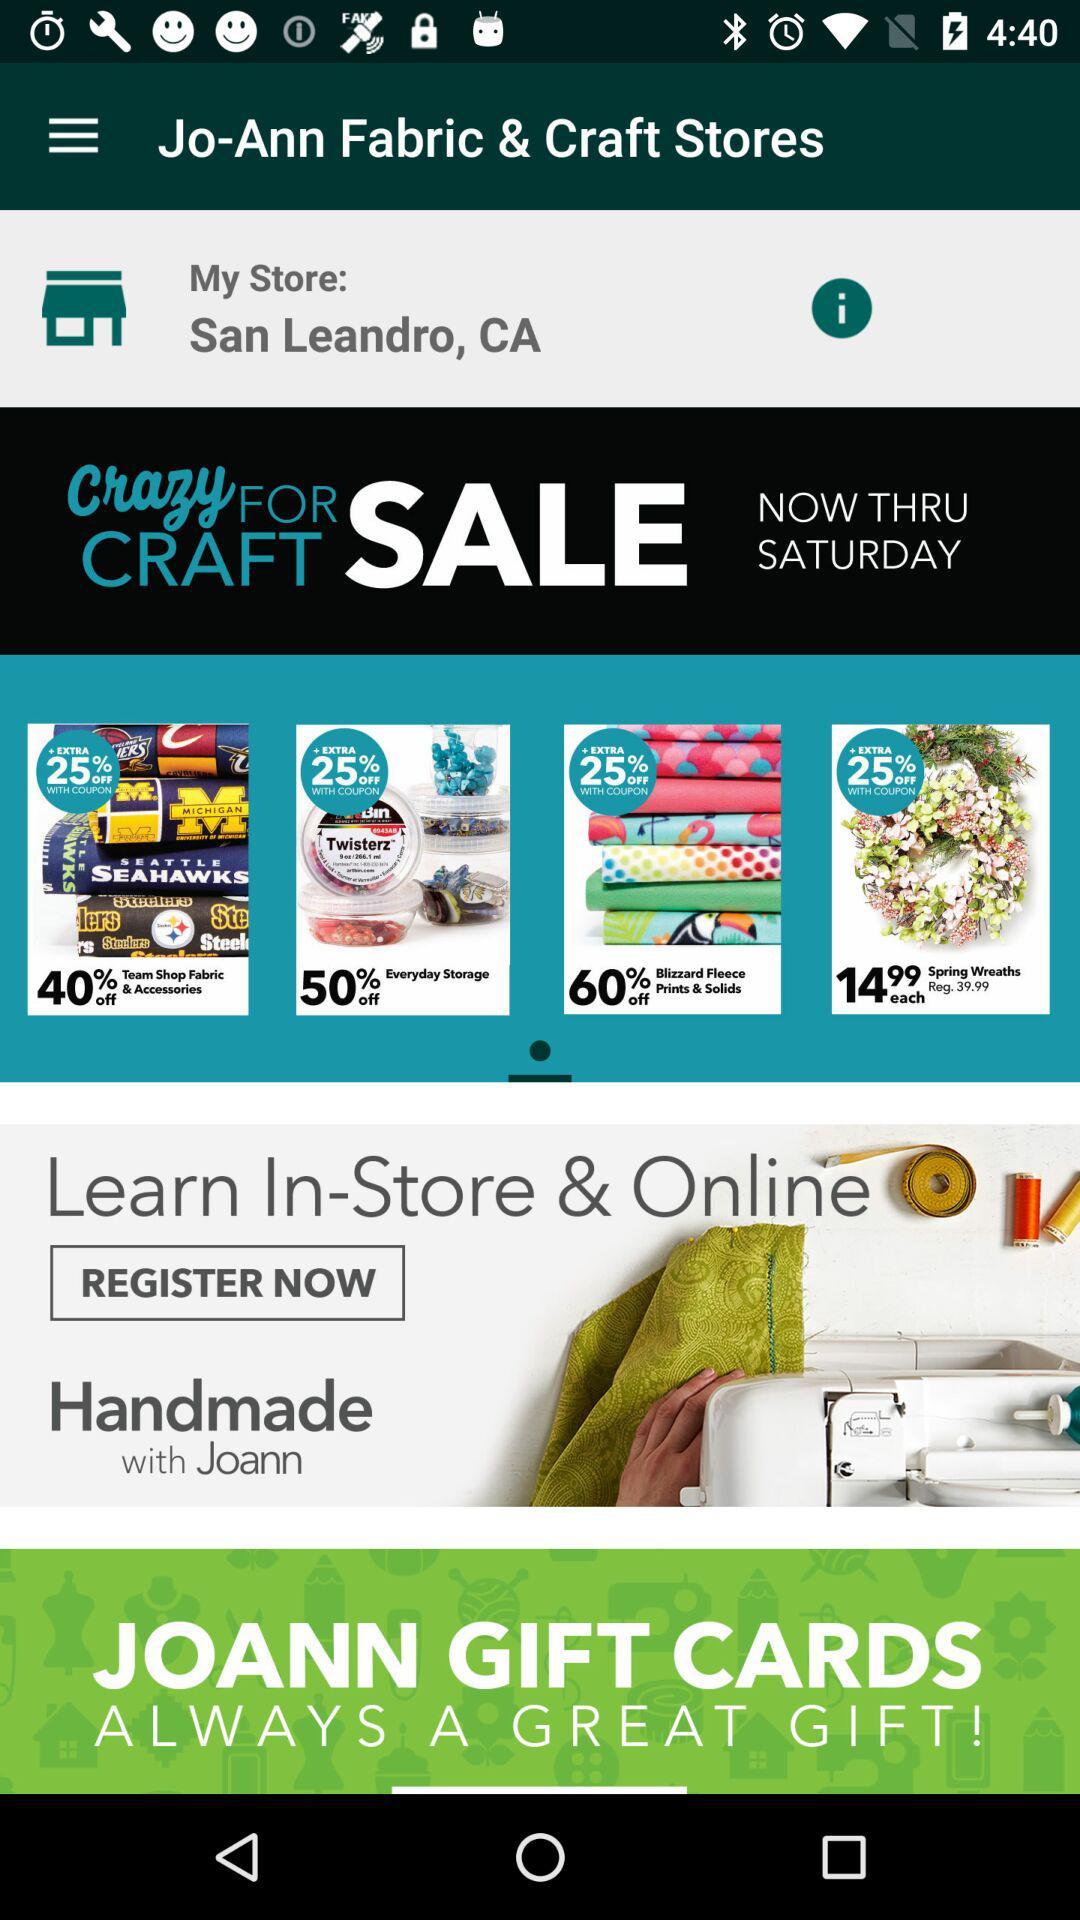 The height and width of the screenshot is (1920, 1080). I want to click on icon below the san leandro, ca, so click(540, 743).